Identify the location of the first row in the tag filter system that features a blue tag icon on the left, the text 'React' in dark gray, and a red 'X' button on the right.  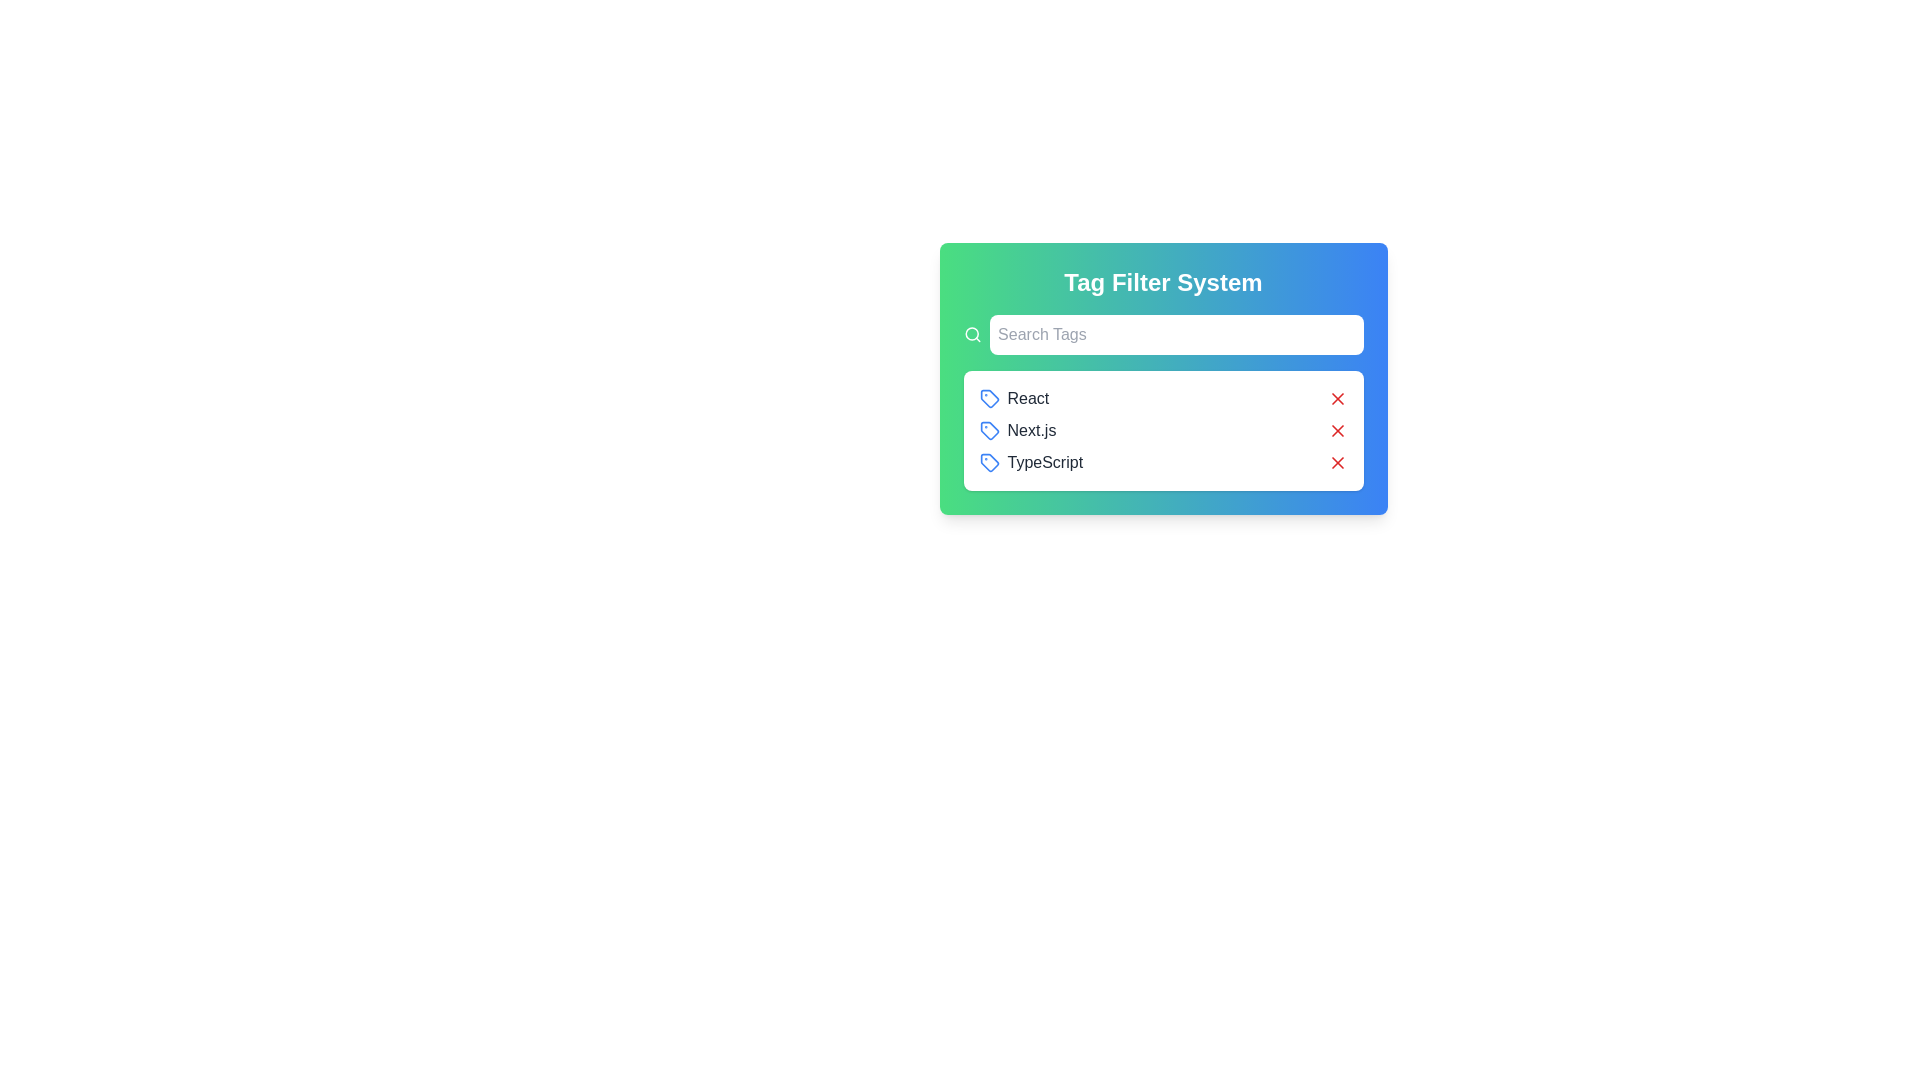
(1163, 398).